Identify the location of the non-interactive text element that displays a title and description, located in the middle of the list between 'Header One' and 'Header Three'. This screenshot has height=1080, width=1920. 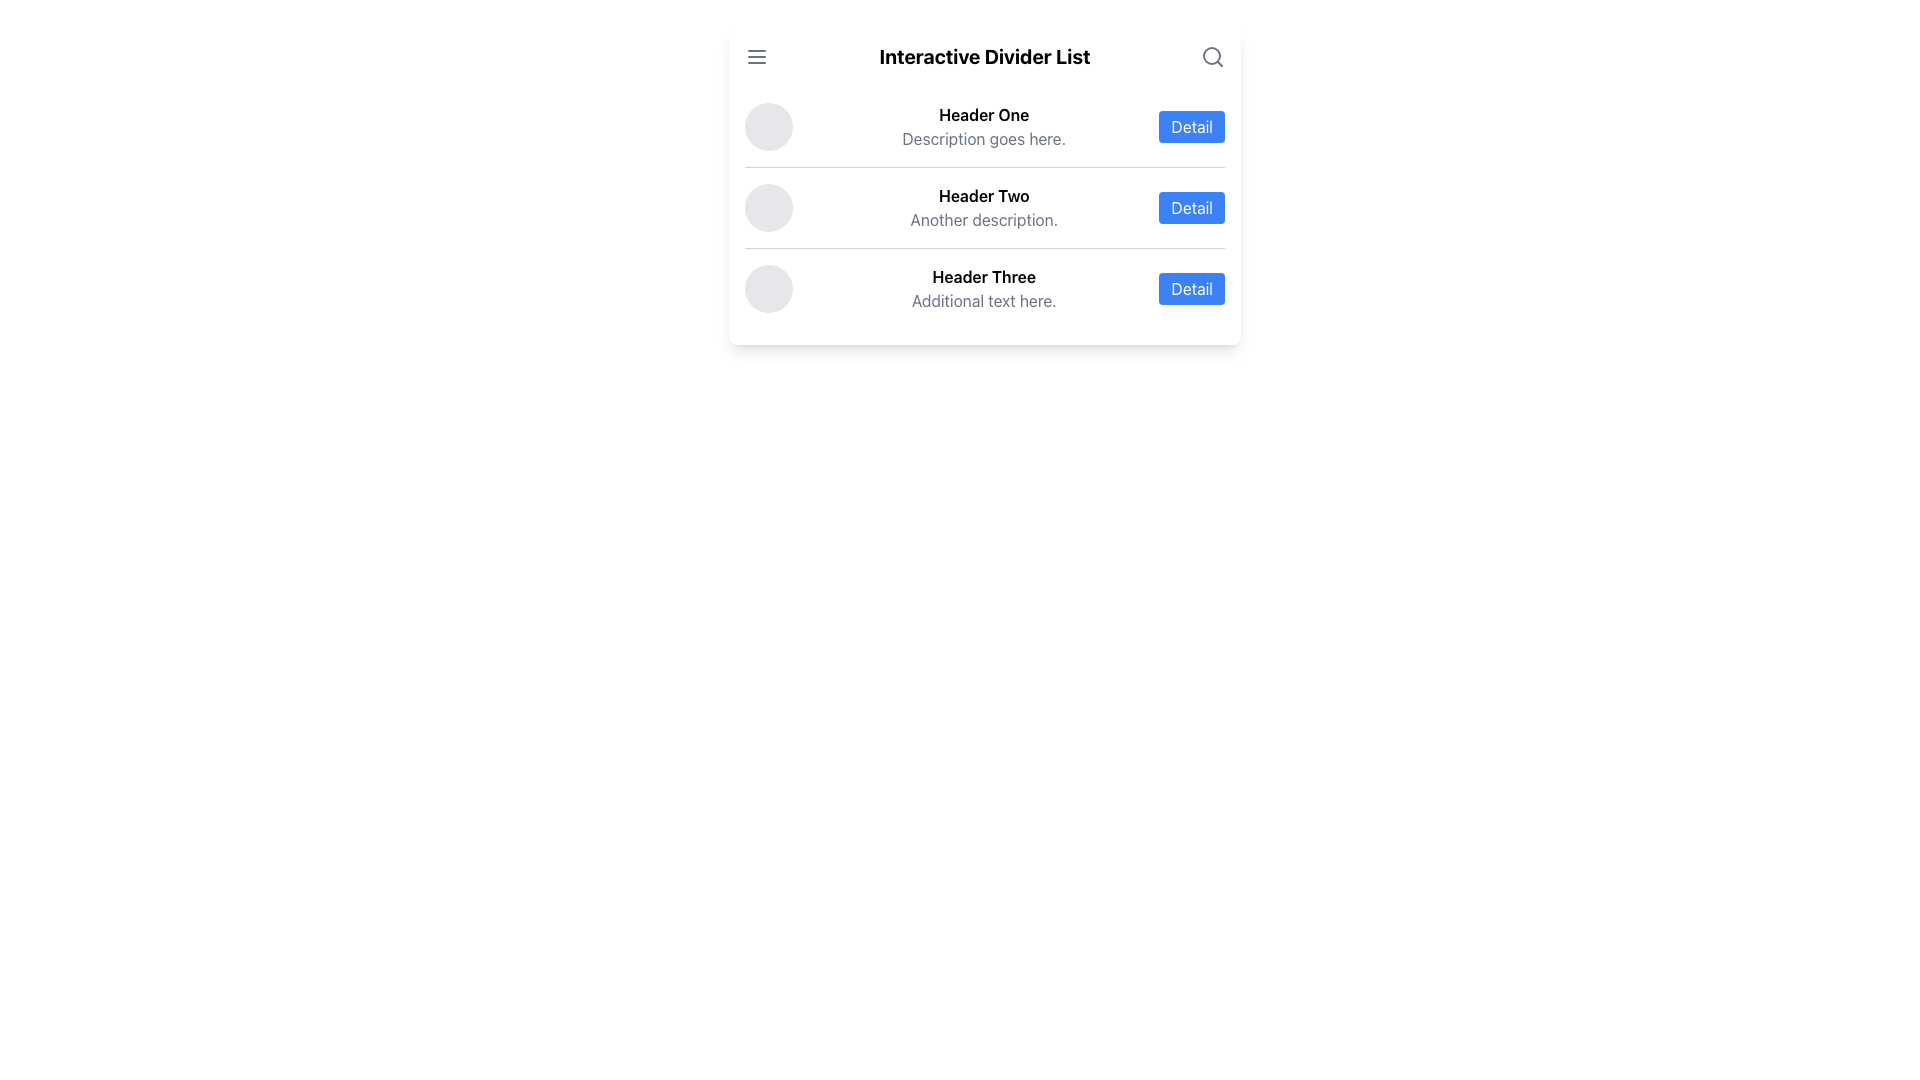
(984, 208).